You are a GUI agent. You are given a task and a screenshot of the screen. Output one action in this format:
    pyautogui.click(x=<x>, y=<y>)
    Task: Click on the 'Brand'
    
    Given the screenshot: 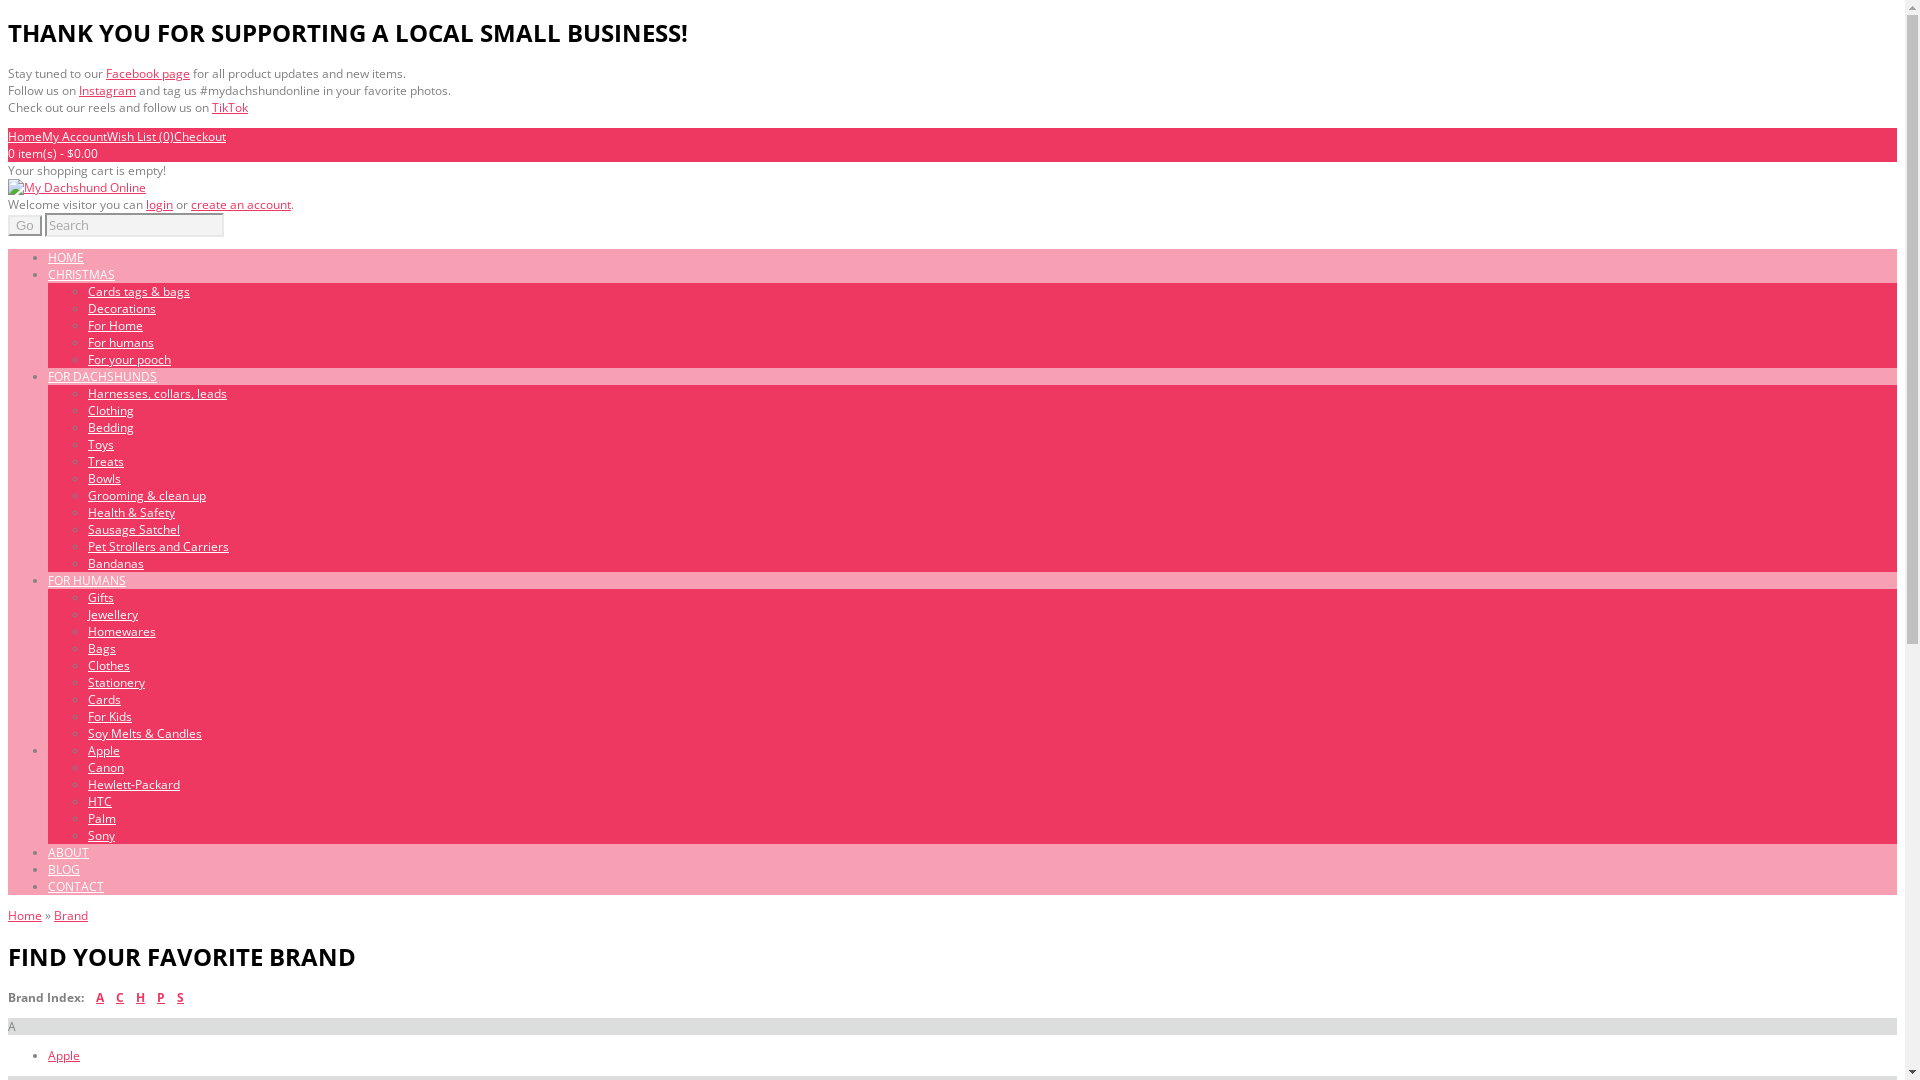 What is the action you would take?
    pyautogui.click(x=71, y=915)
    